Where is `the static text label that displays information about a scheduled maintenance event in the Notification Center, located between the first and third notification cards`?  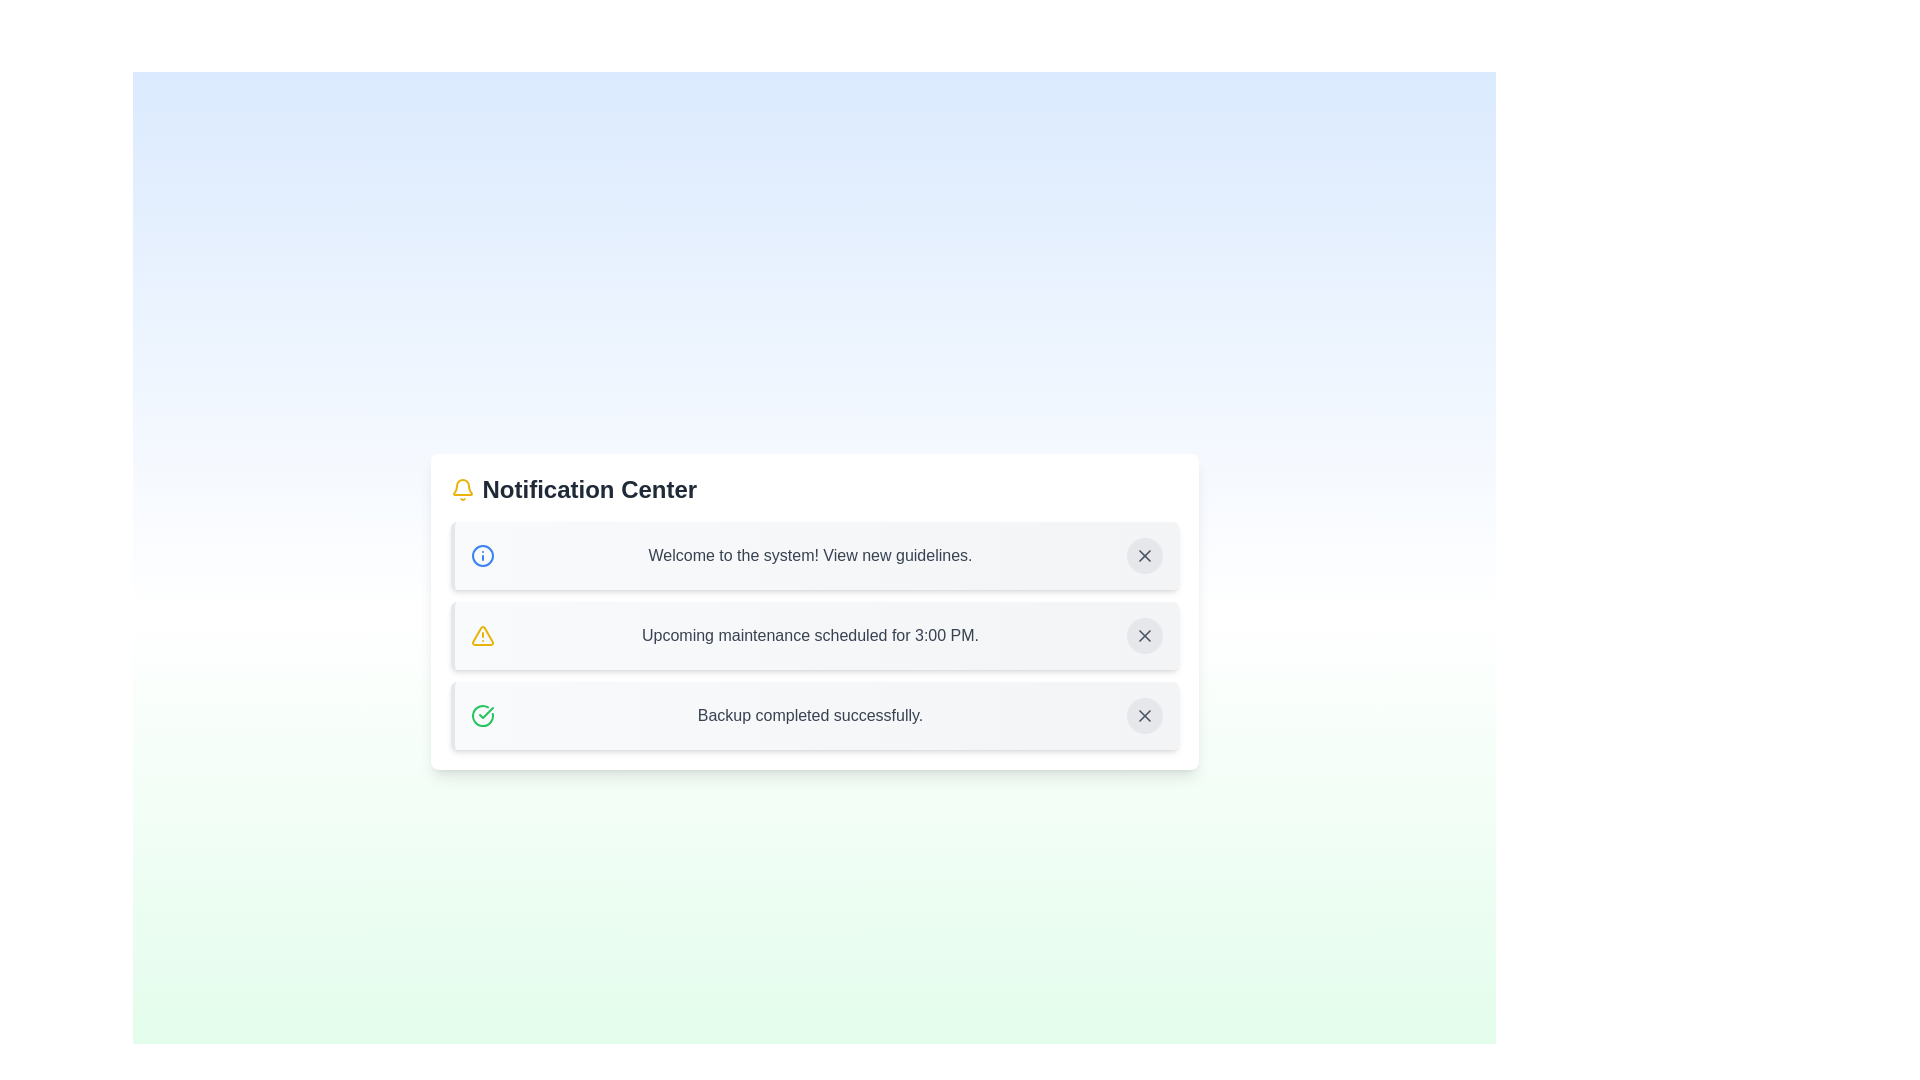
the static text label that displays information about a scheduled maintenance event in the Notification Center, located between the first and third notification cards is located at coordinates (810, 636).